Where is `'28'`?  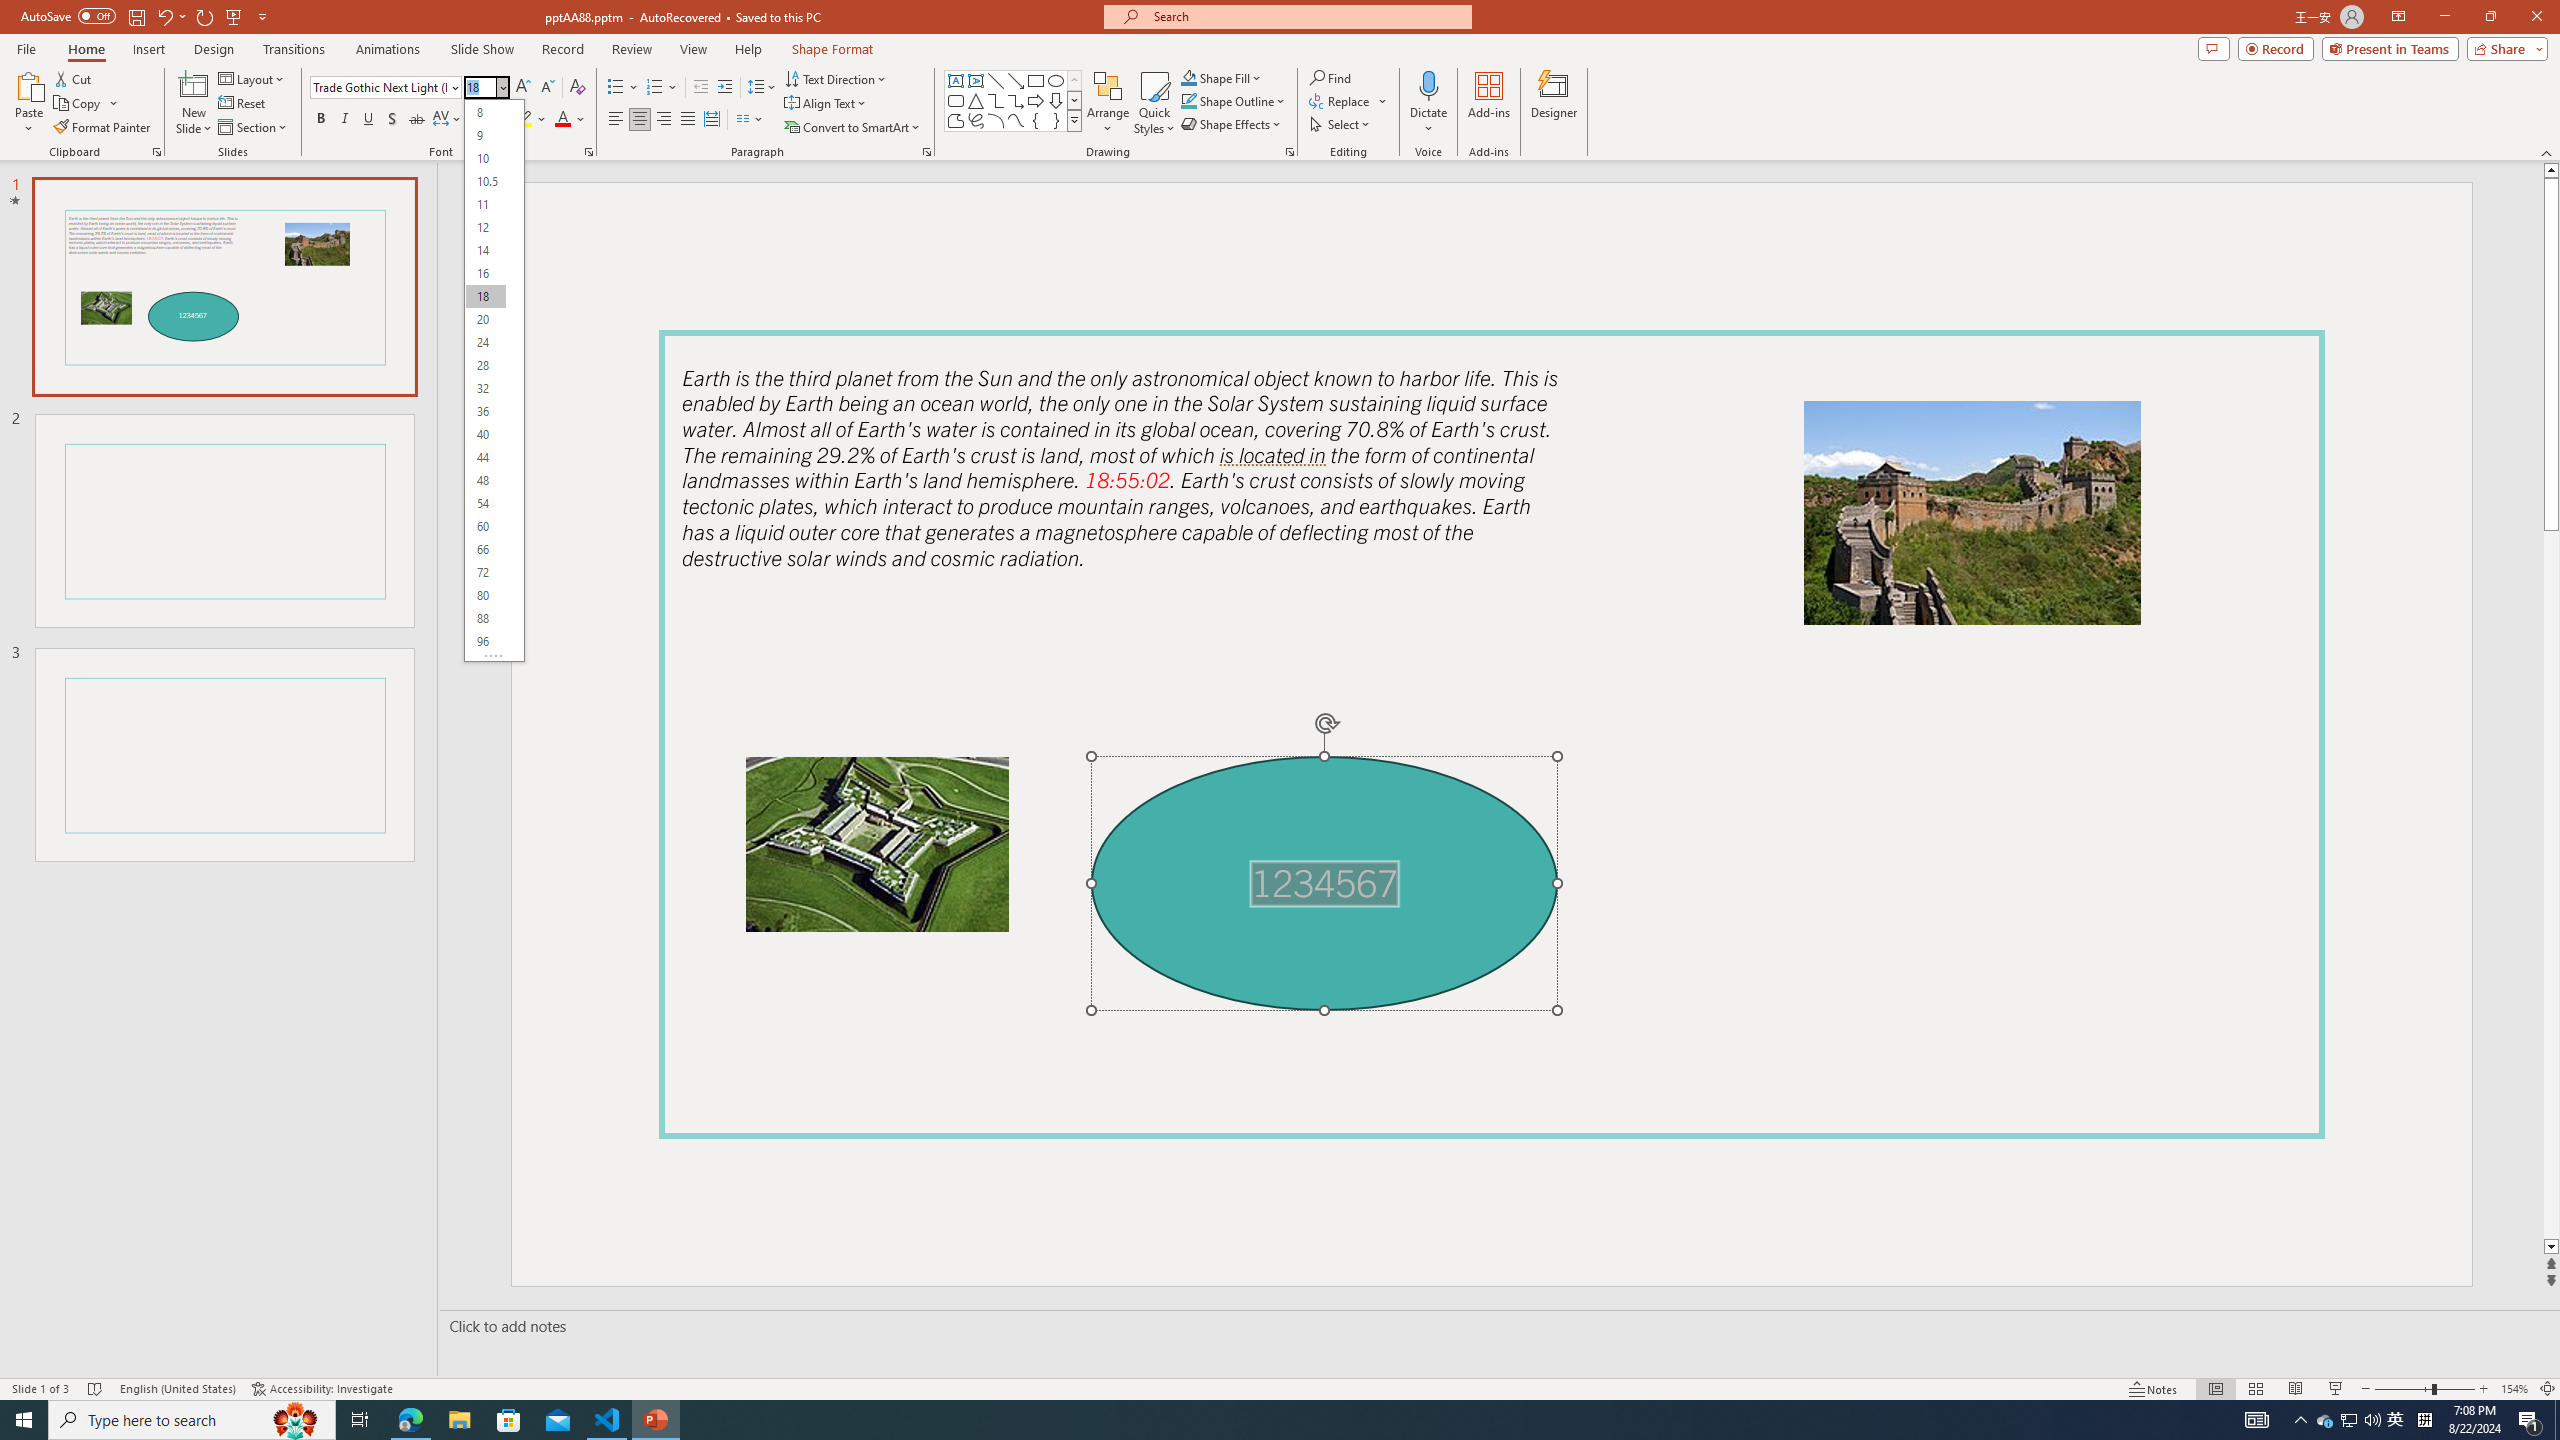 '28' is located at coordinates (485, 364).